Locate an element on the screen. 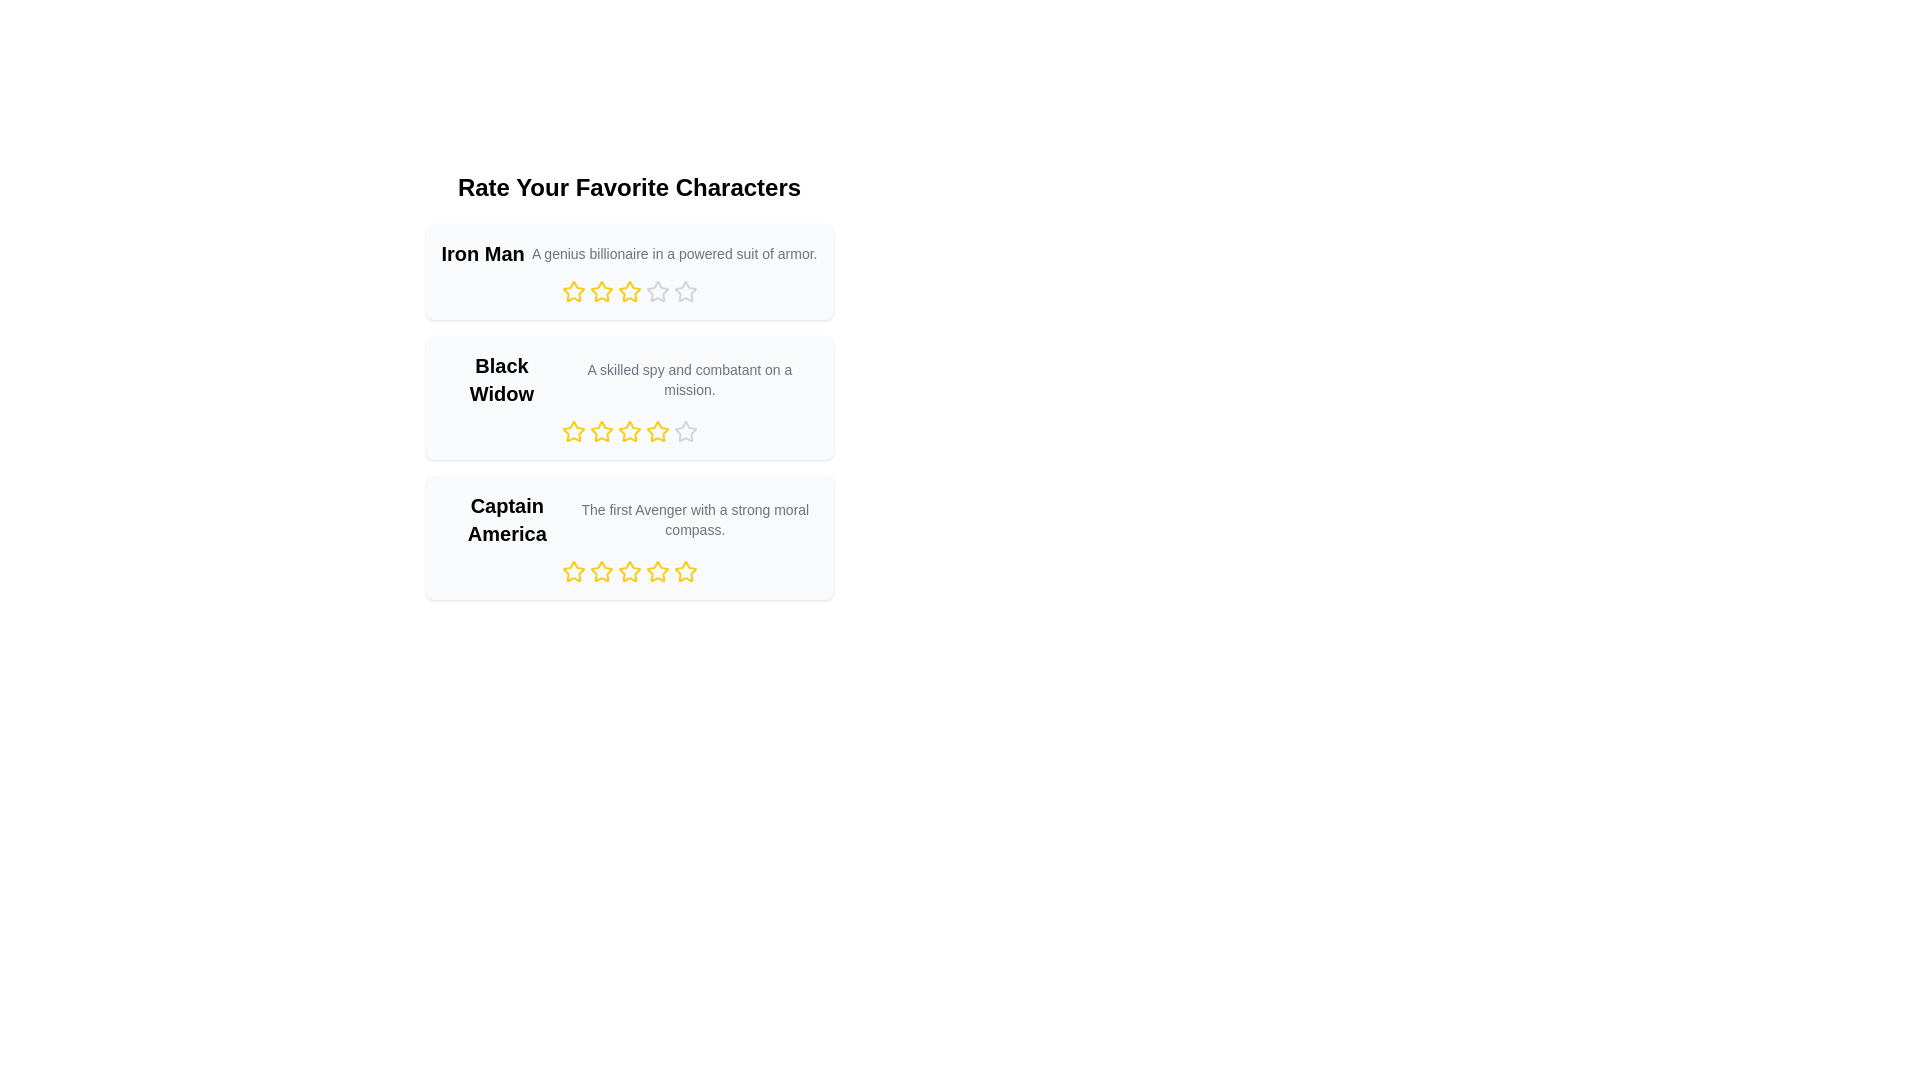  the third star icon in the Rating component under the list item titled 'Captain America' is located at coordinates (628, 571).